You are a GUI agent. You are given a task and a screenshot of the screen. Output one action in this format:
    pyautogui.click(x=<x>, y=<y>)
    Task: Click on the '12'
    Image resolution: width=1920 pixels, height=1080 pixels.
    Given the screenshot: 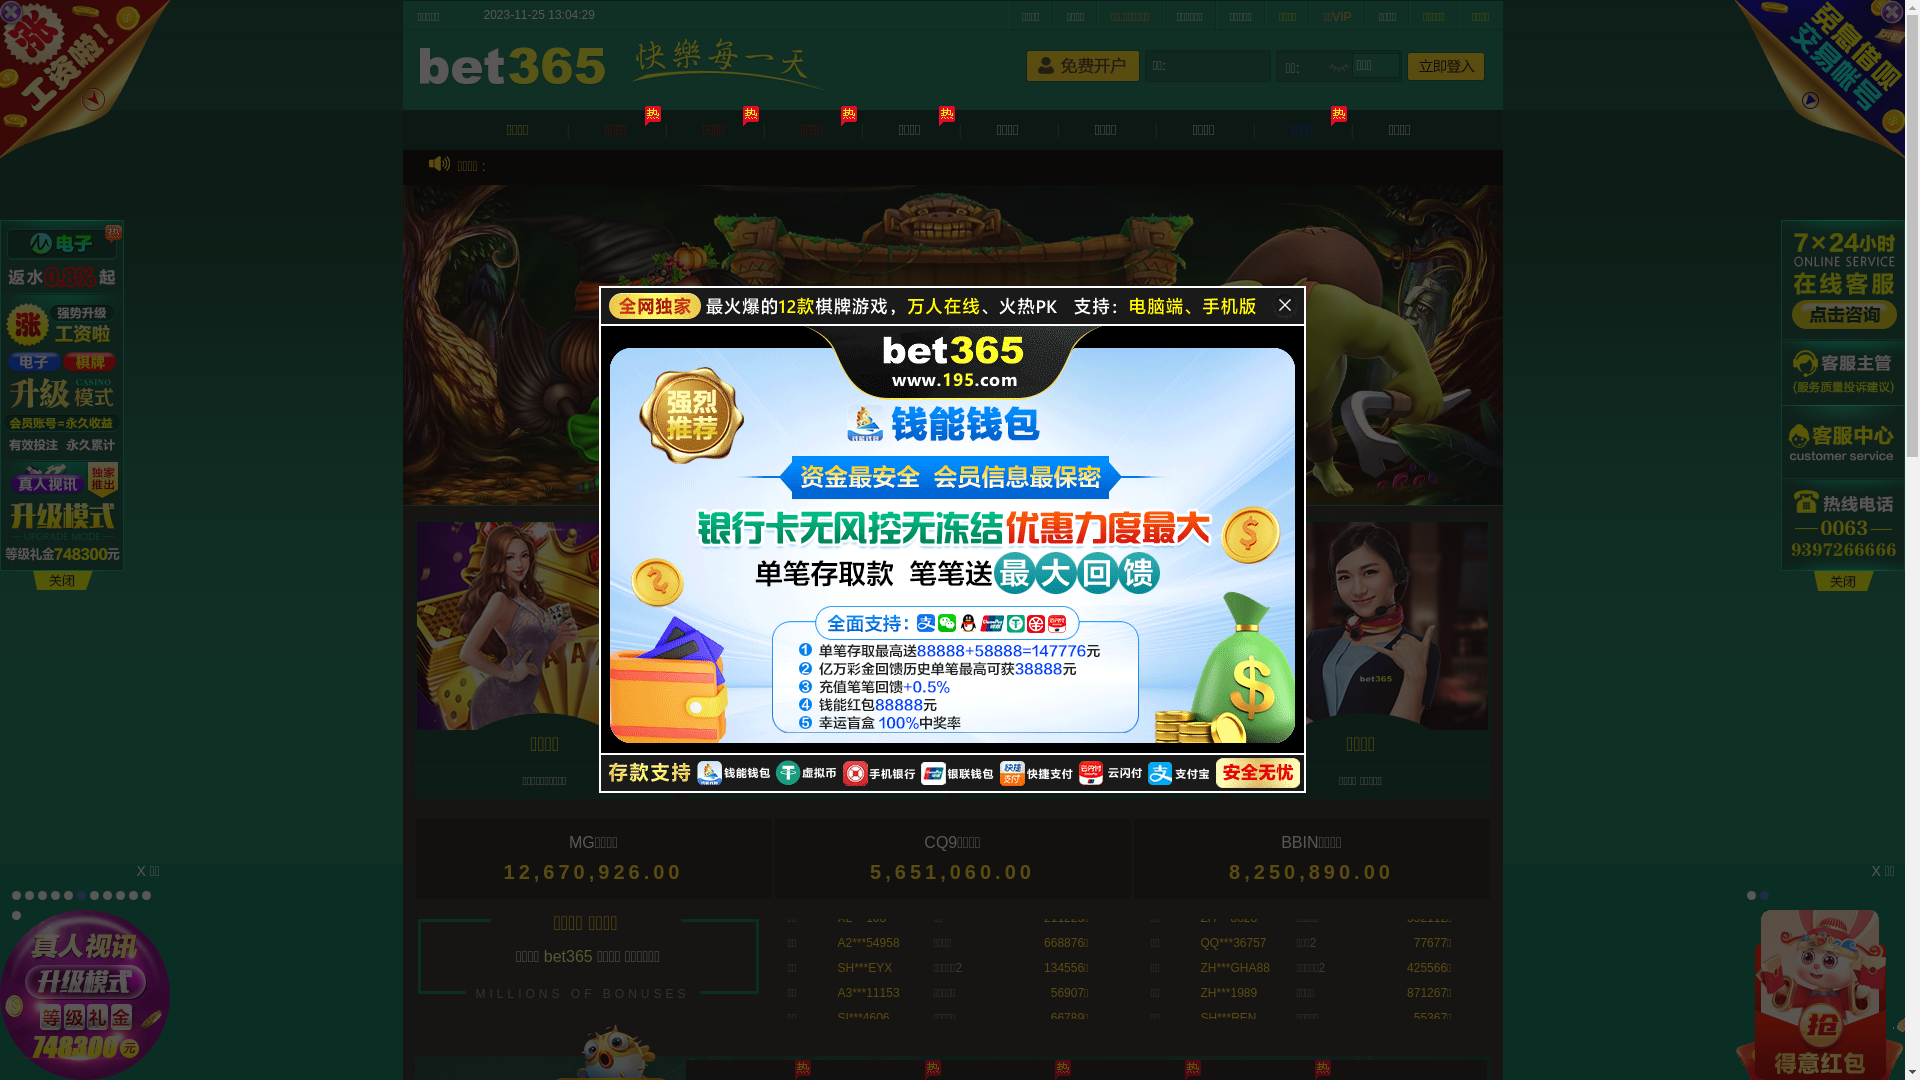 What is the action you would take?
    pyautogui.click(x=16, y=915)
    